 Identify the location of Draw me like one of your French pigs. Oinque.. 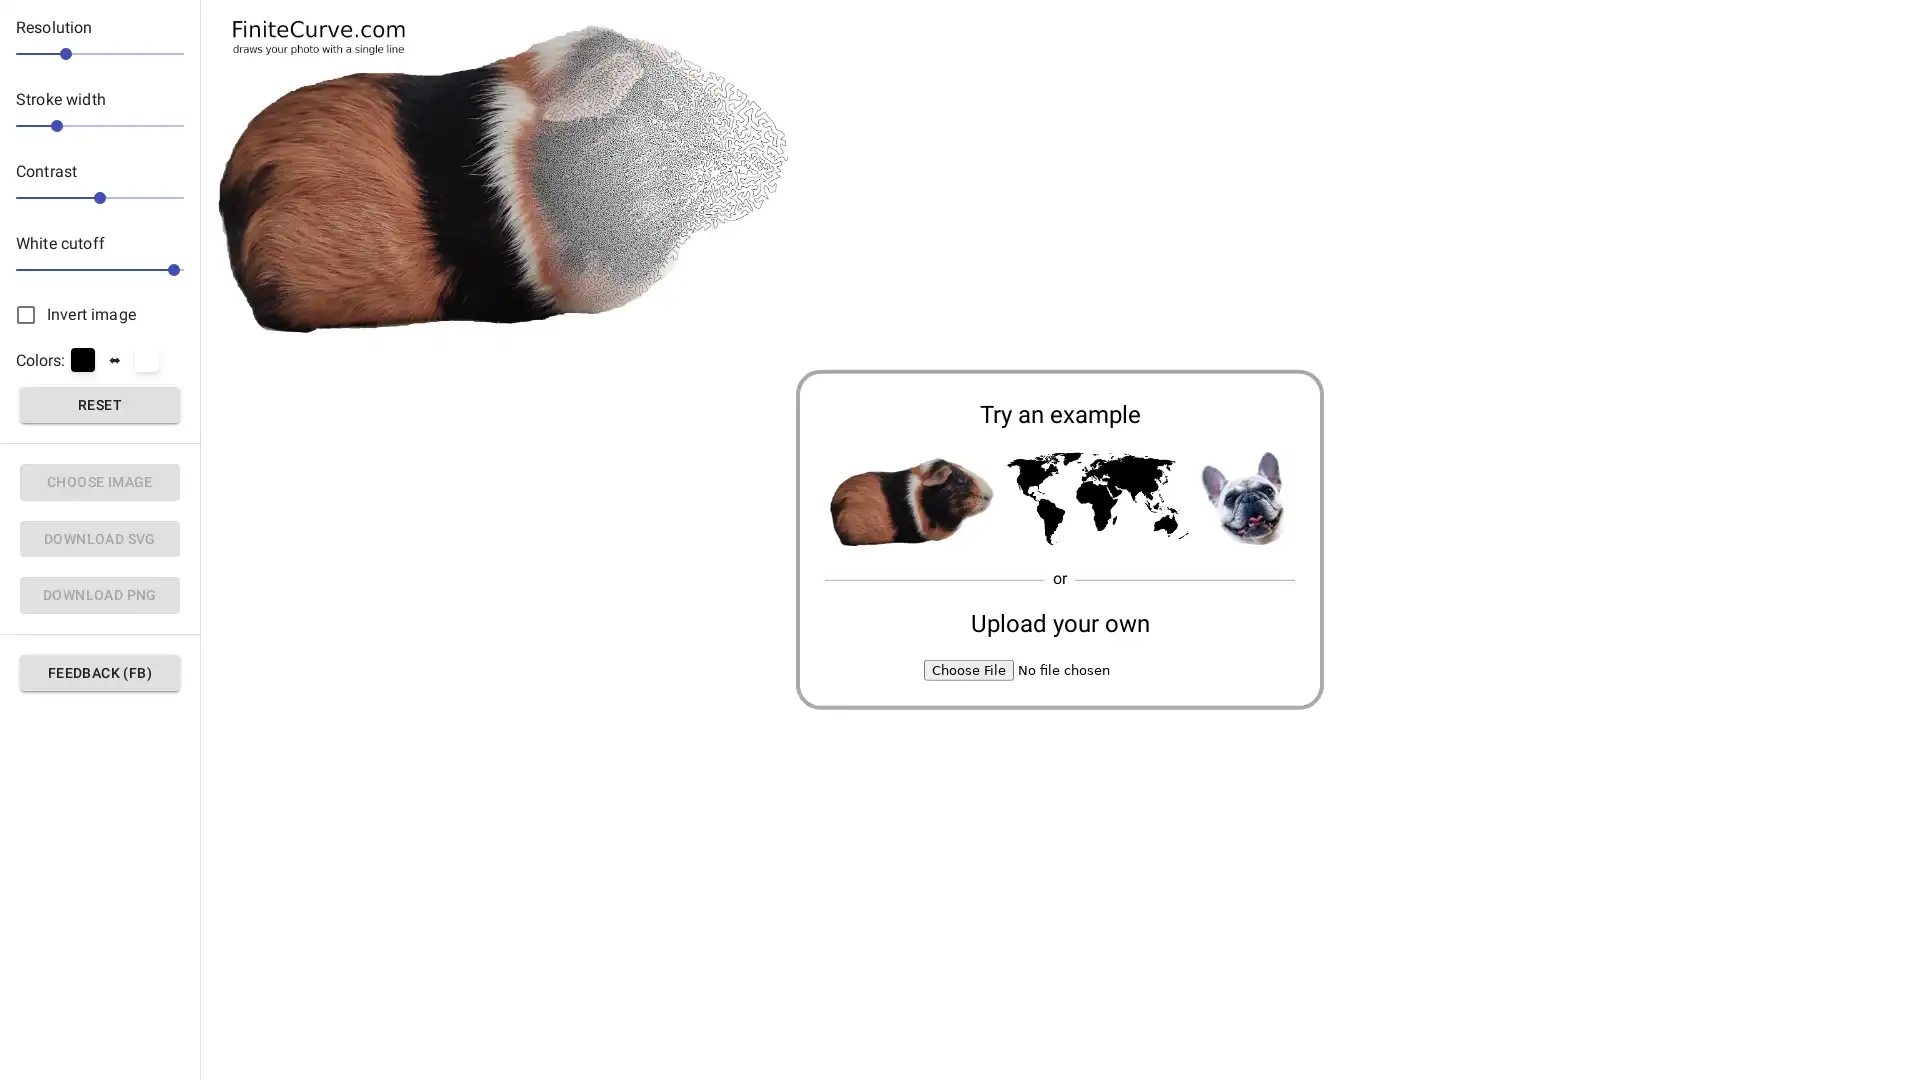
(909, 499).